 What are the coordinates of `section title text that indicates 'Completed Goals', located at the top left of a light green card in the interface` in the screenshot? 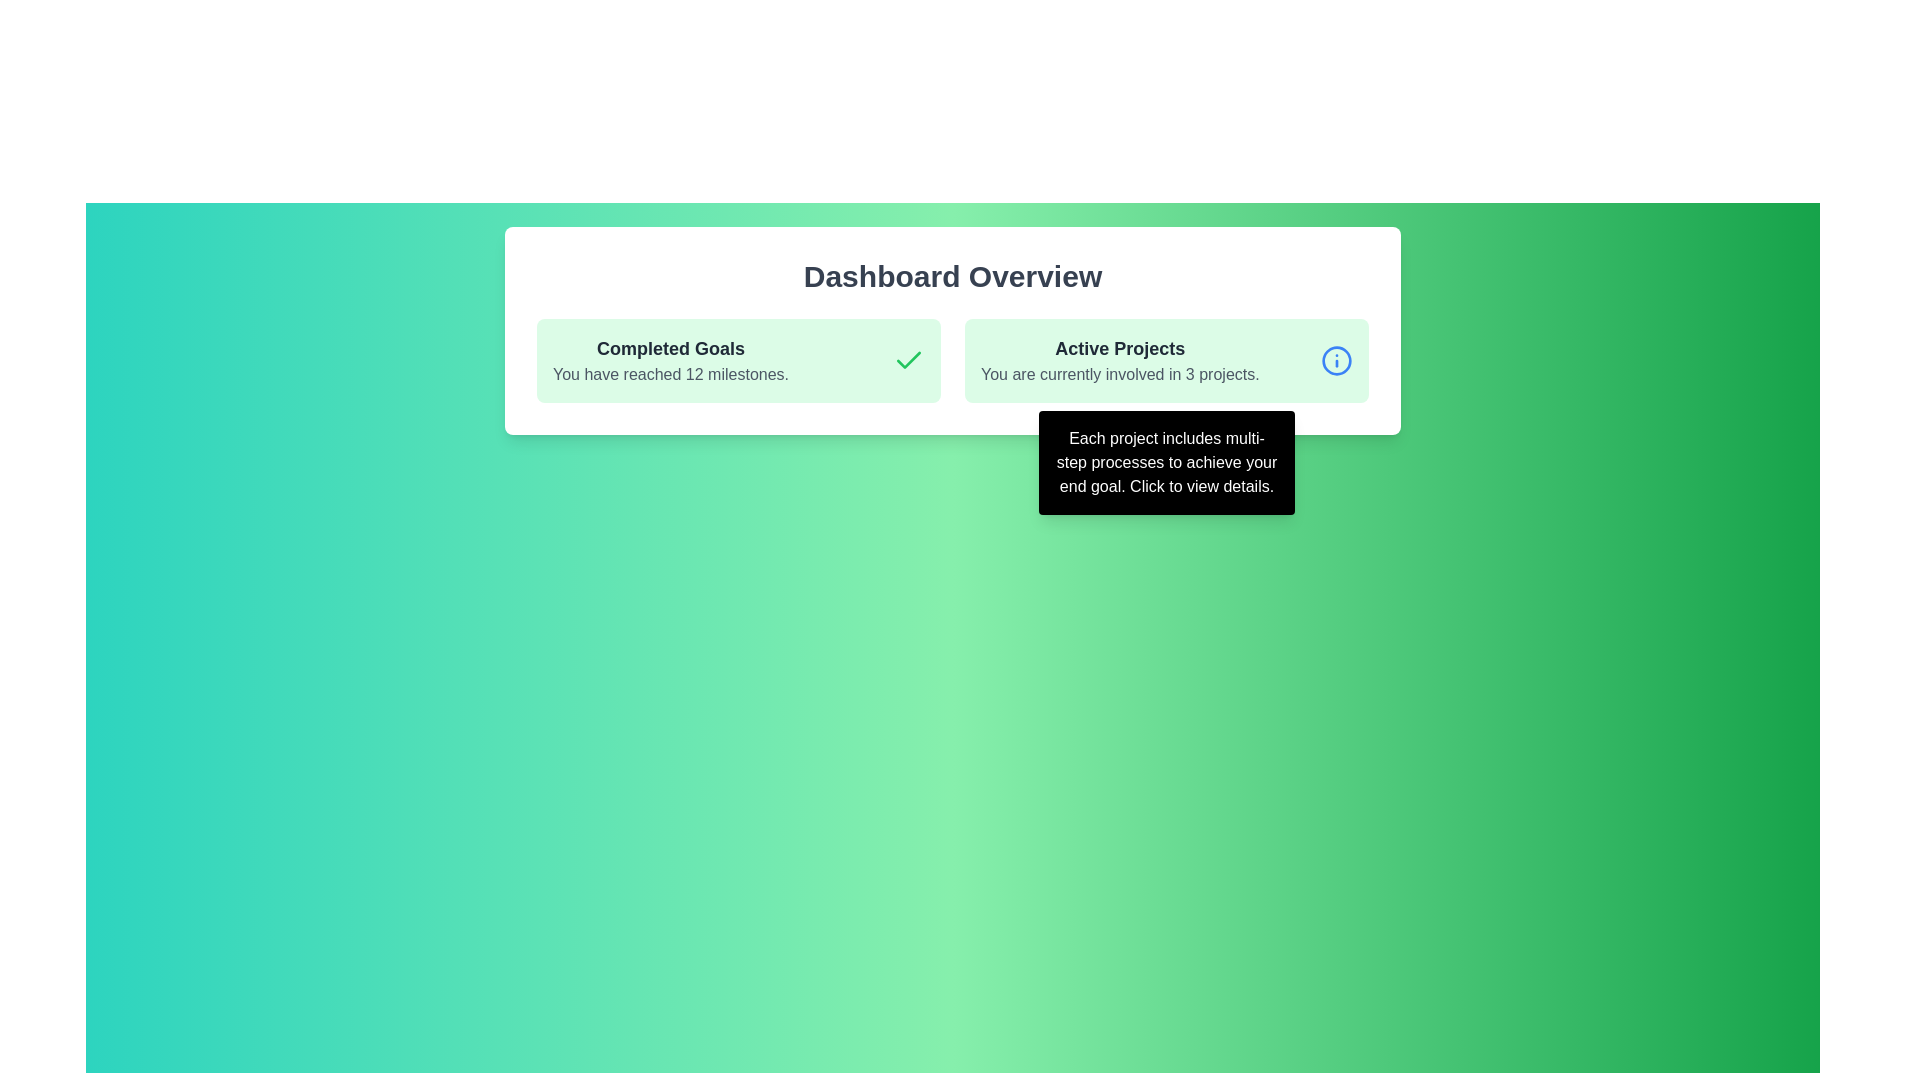 It's located at (671, 347).